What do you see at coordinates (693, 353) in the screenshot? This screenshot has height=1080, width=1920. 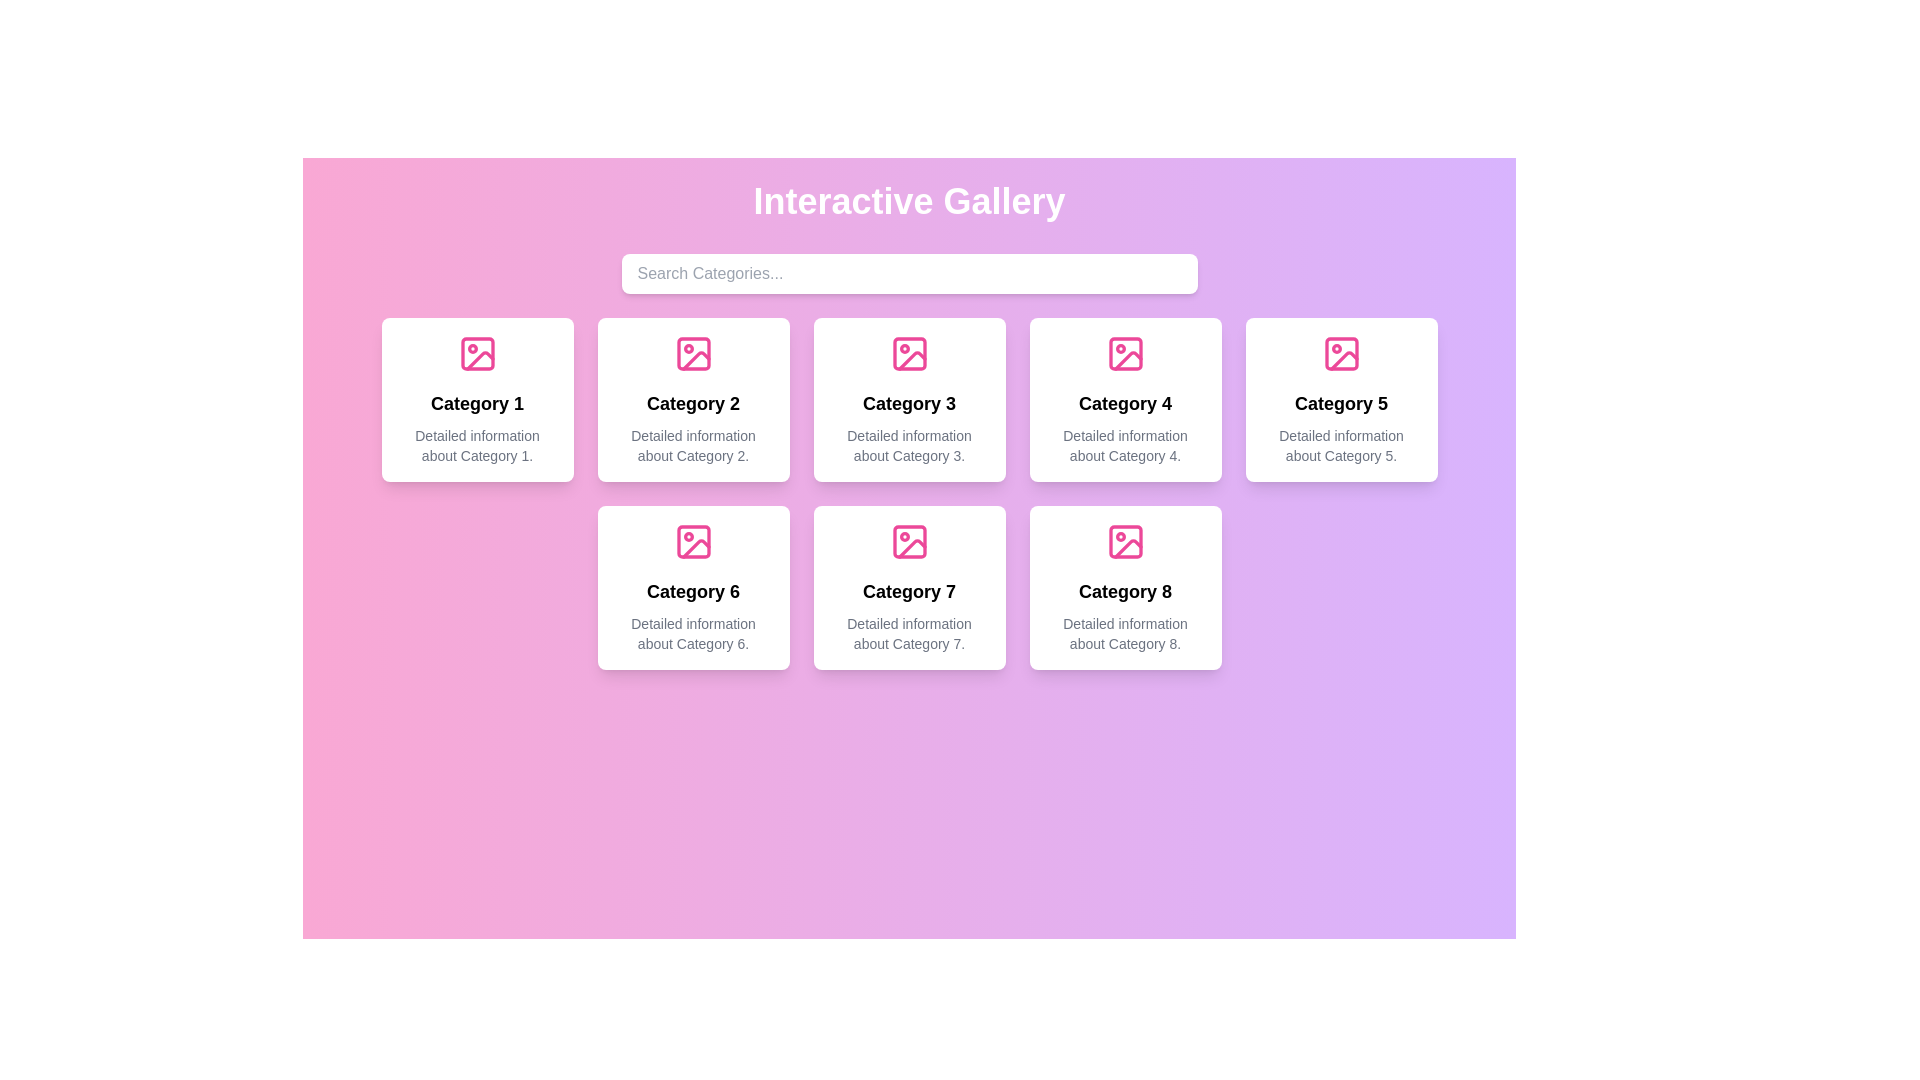 I see `the decorative graphical element located at the top-left corner of the SVG icon, which is part of the card above 'Category 2' in the second column of the card grid` at bounding box center [693, 353].